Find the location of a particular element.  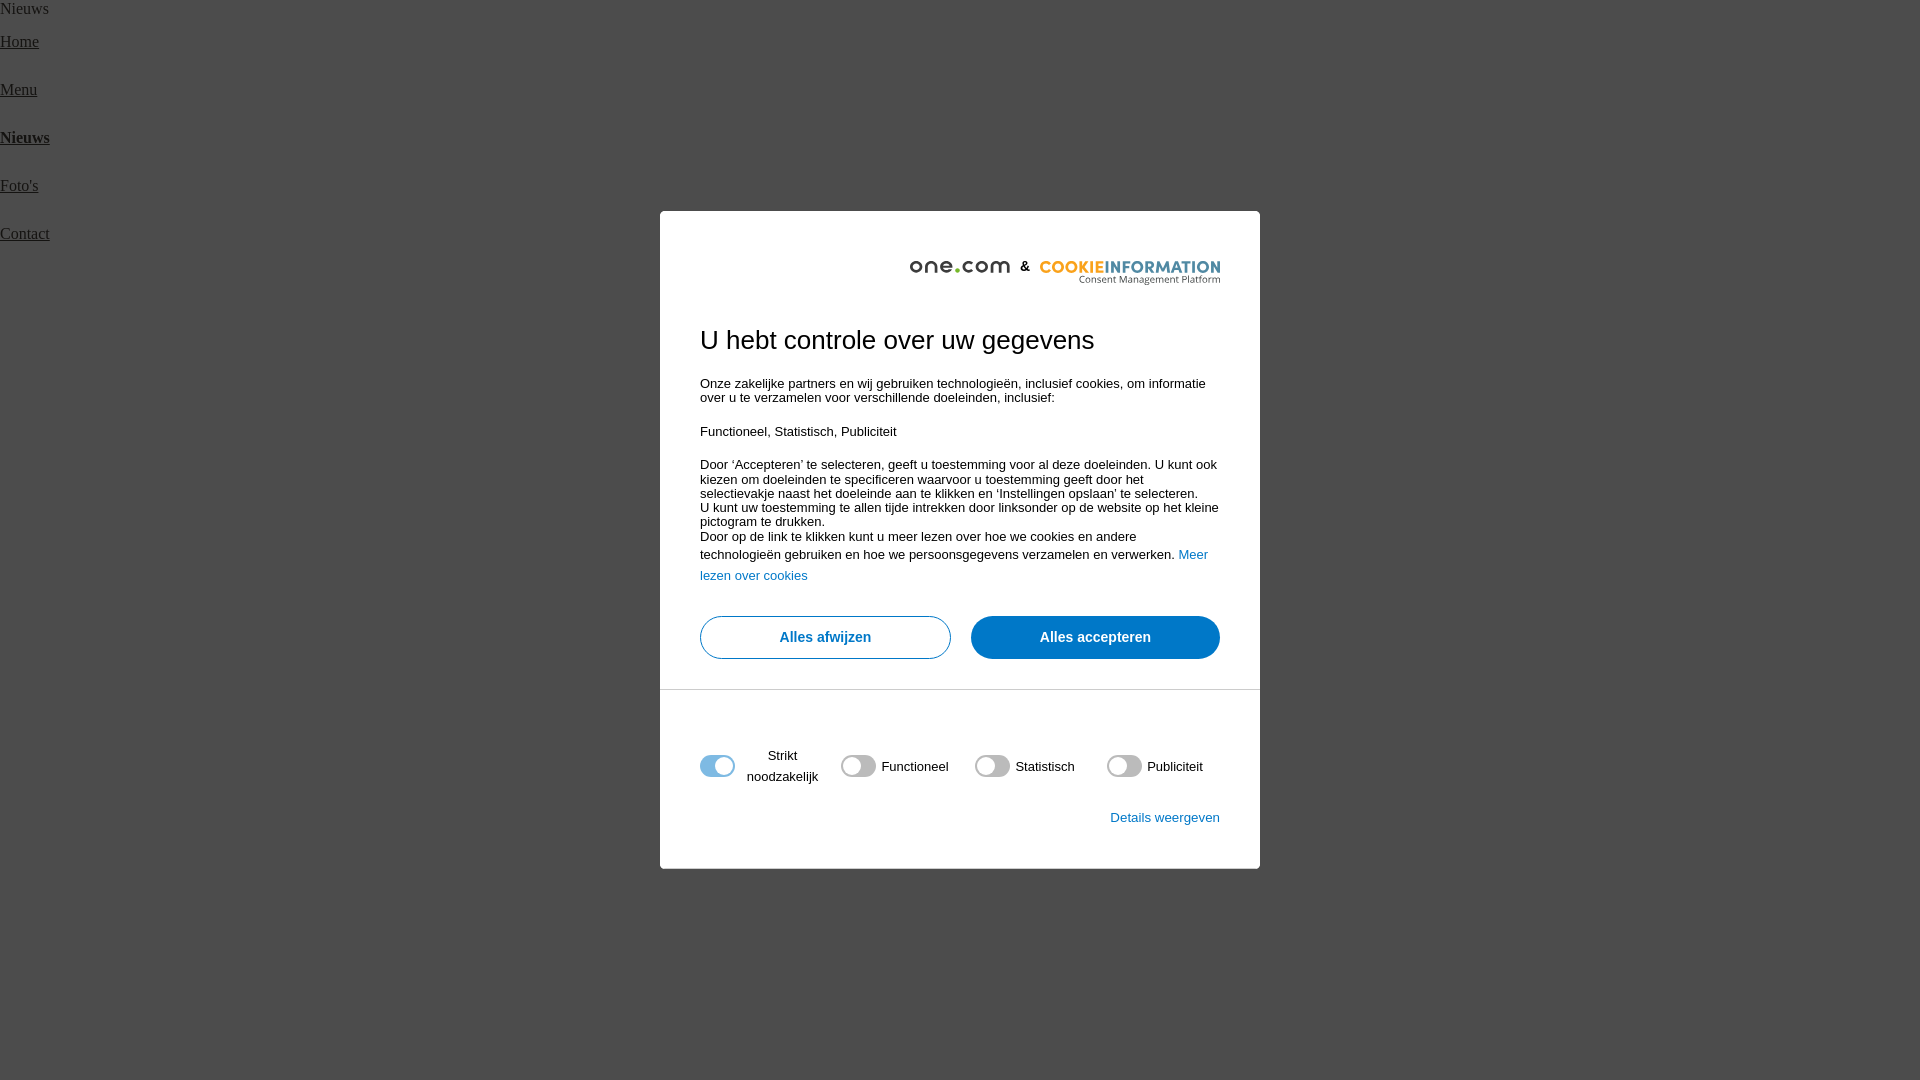

'on' is located at coordinates (893, 765).